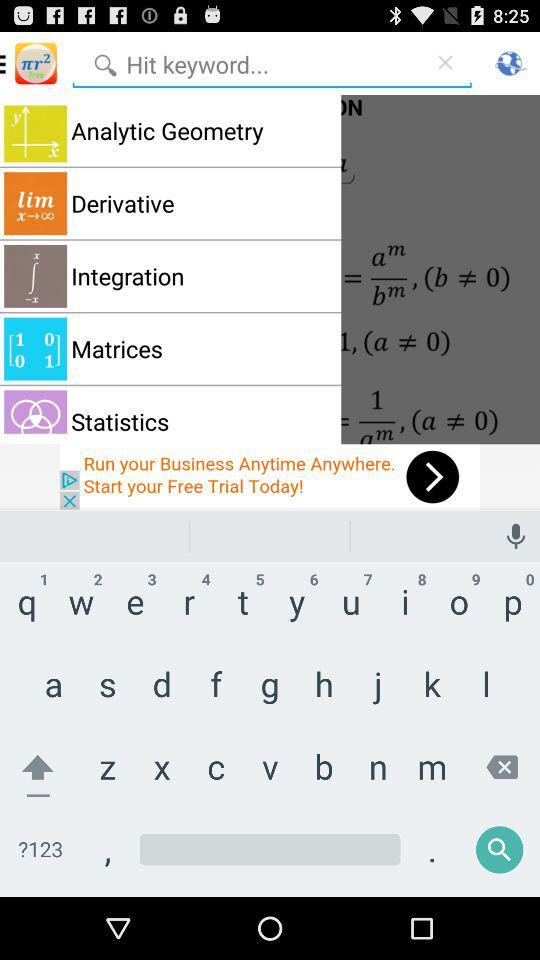  I want to click on type in text, so click(270, 863).